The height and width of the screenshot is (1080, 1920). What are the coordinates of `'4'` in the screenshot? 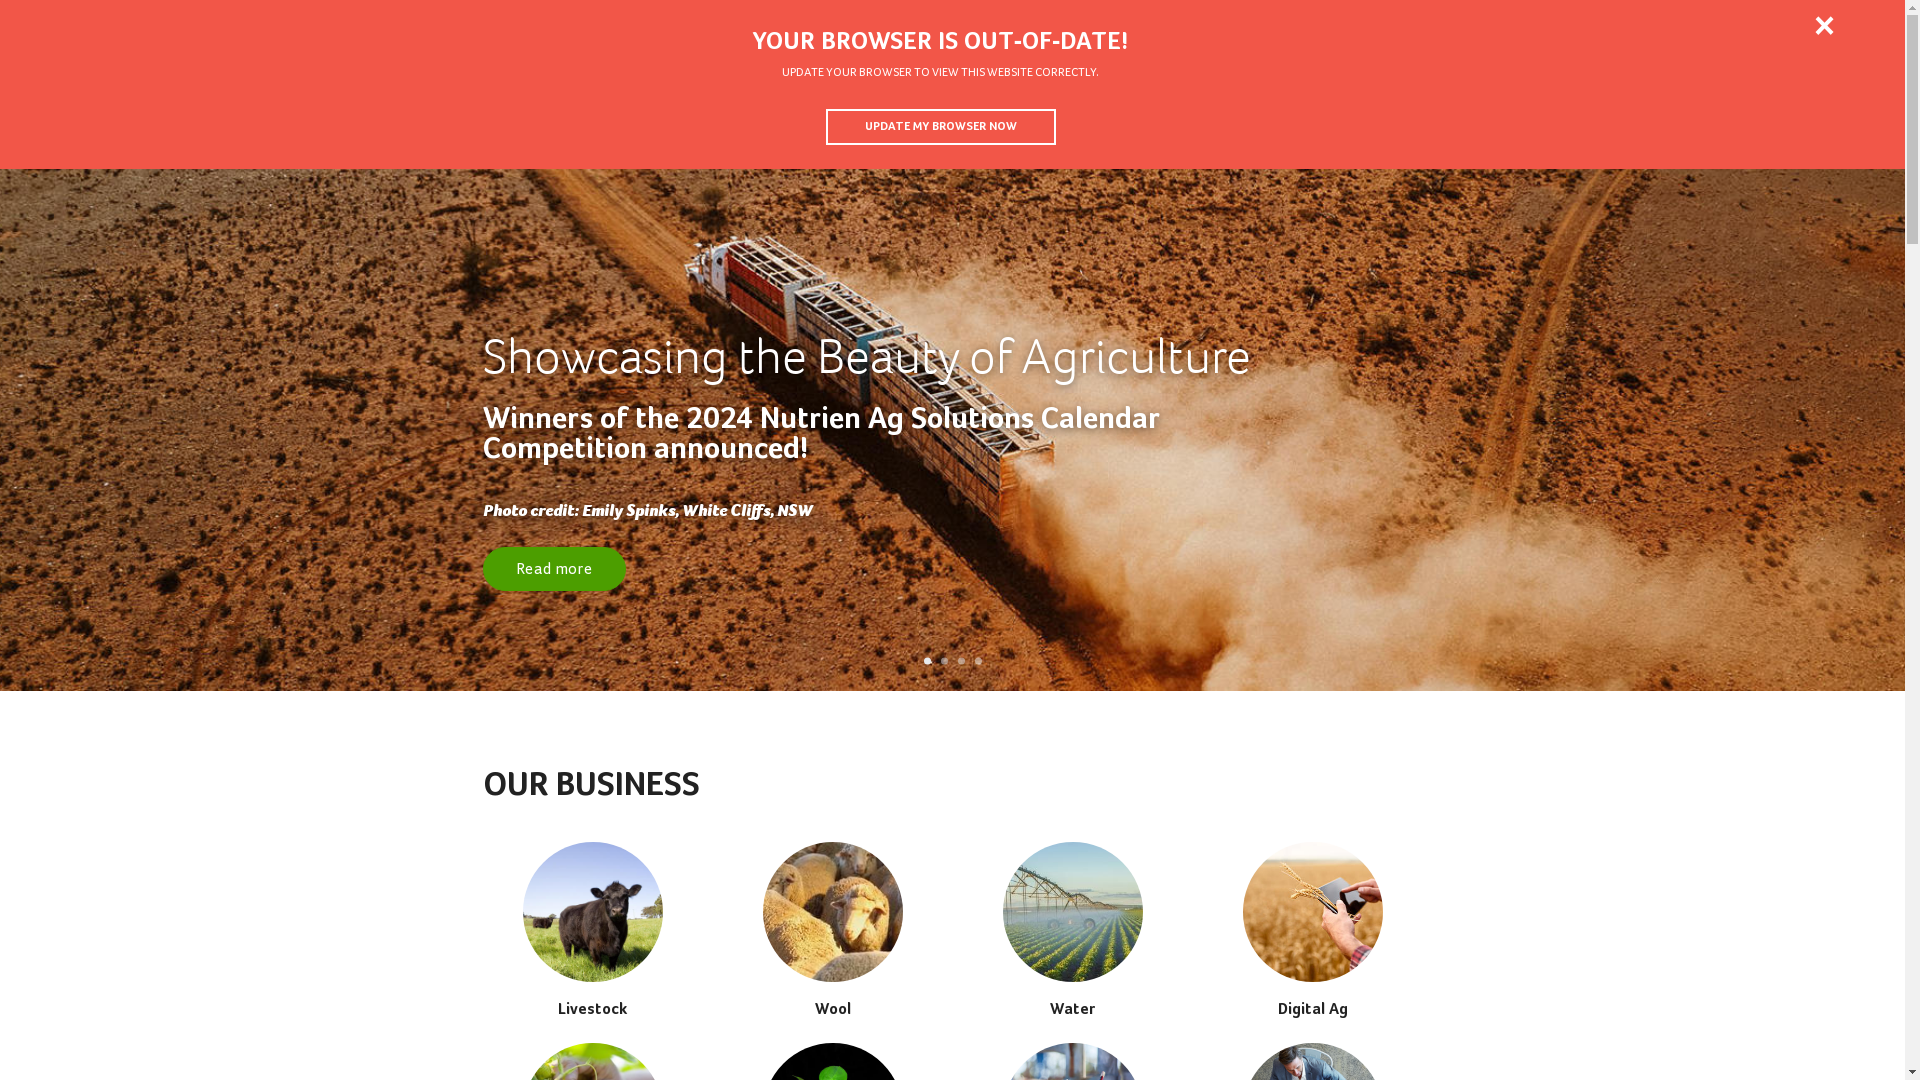 It's located at (977, 661).